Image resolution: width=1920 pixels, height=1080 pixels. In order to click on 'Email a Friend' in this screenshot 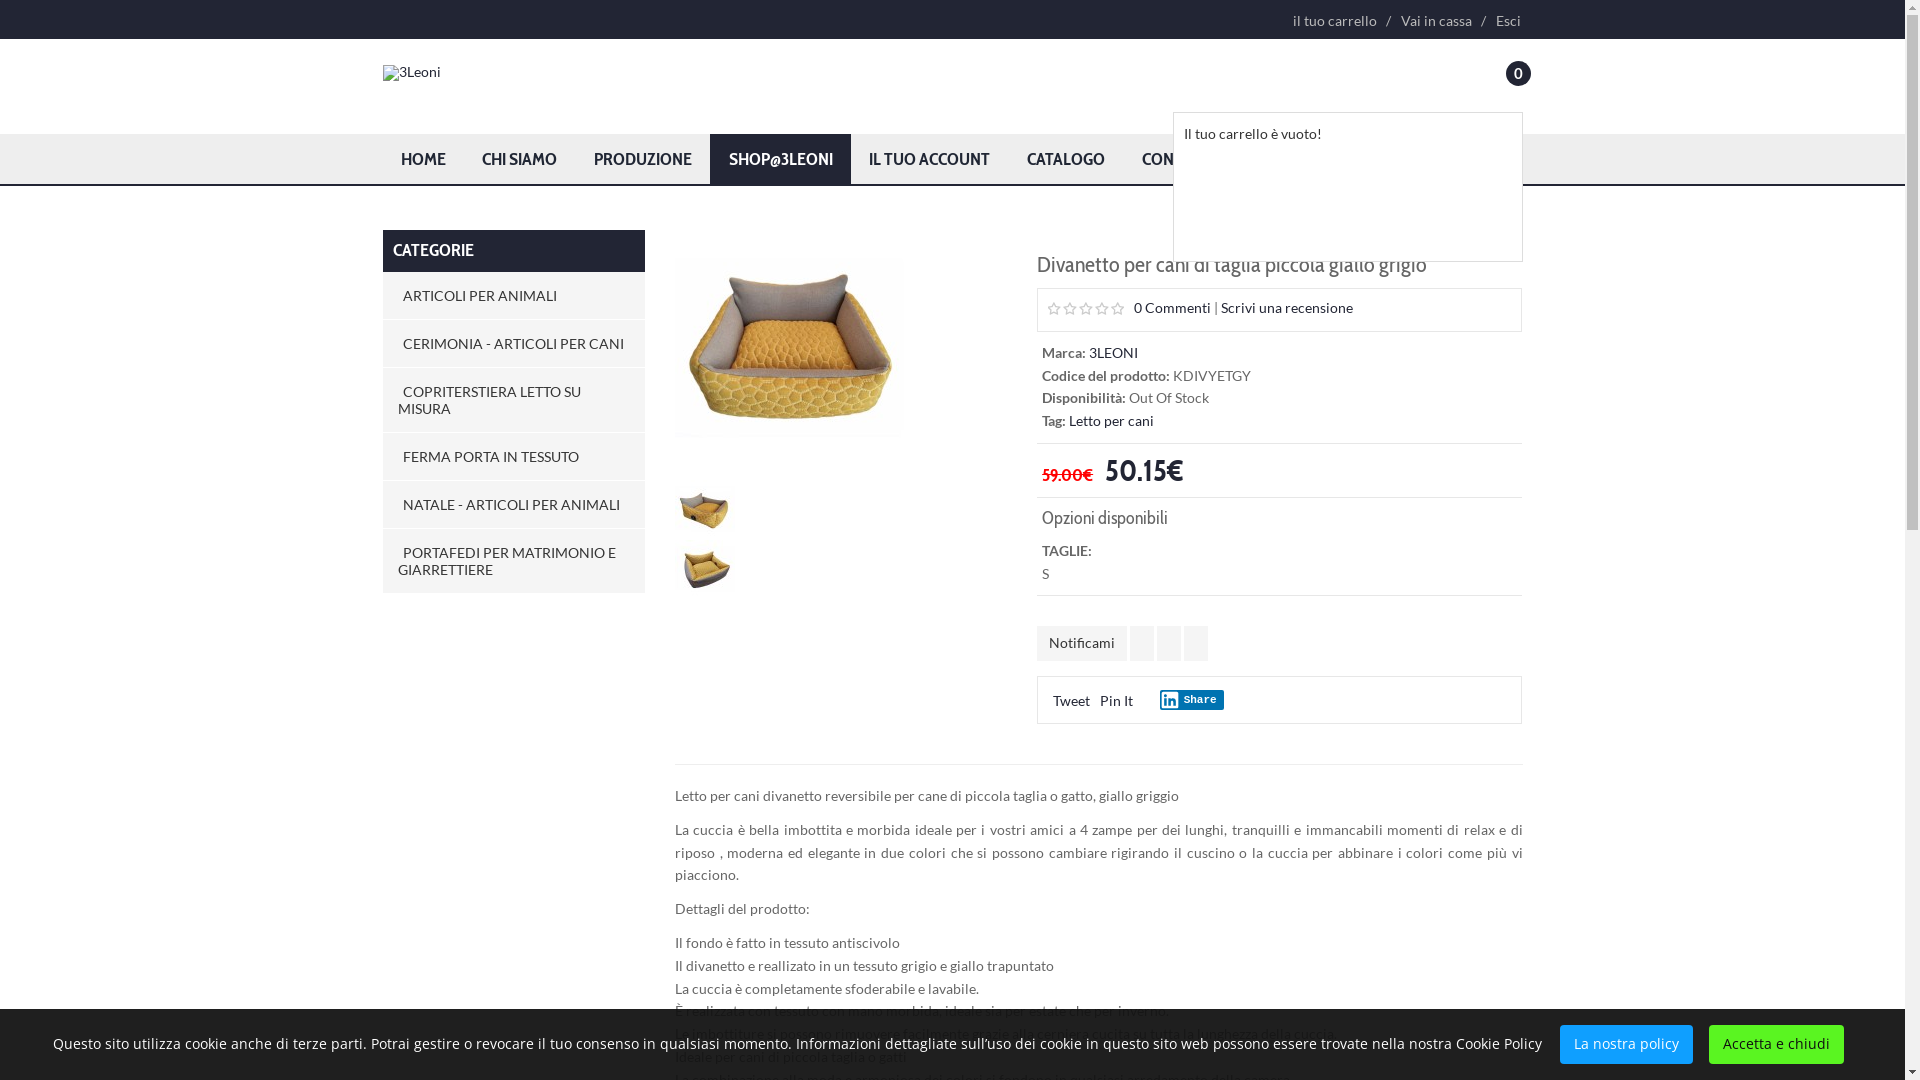, I will do `click(1195, 643)`.